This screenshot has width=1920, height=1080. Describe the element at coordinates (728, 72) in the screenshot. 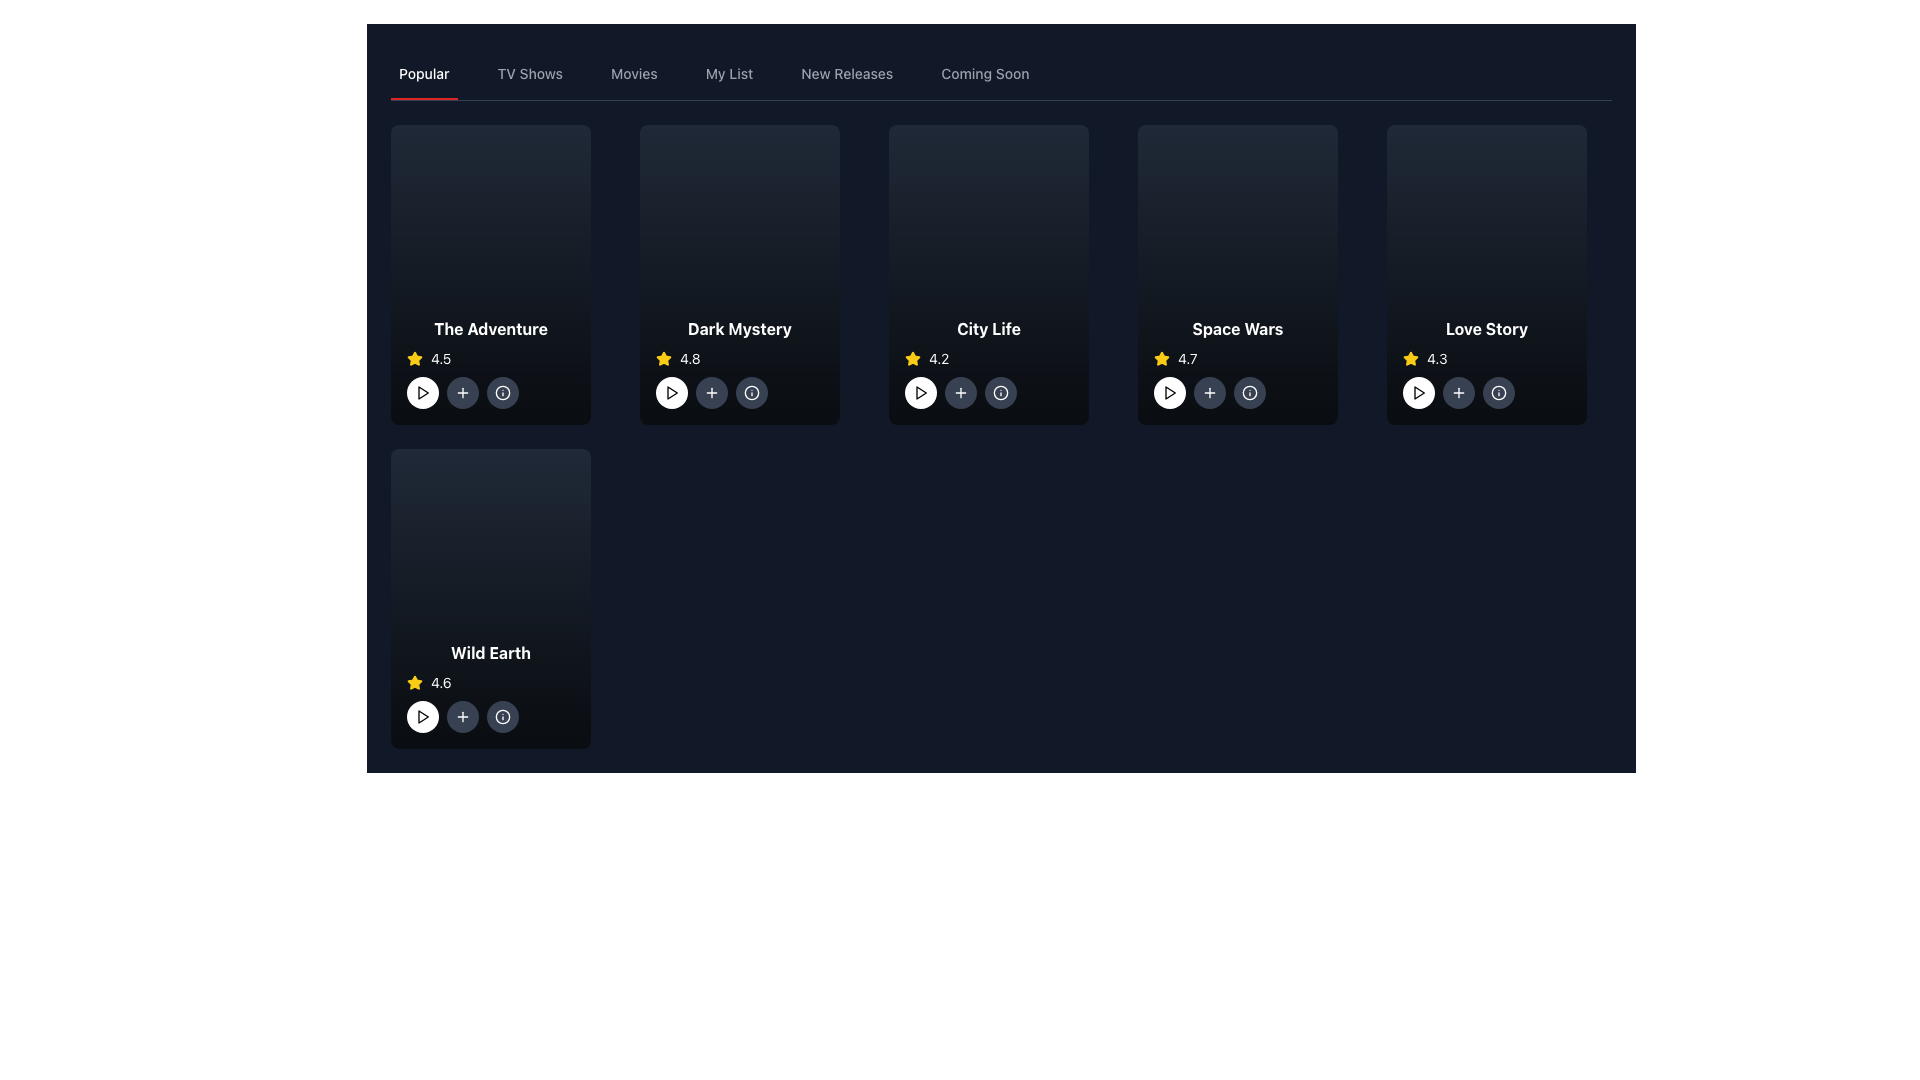

I see `the fourth button in the navigation bar, which filters or displays the user's saved list, to trigger a color change` at that location.